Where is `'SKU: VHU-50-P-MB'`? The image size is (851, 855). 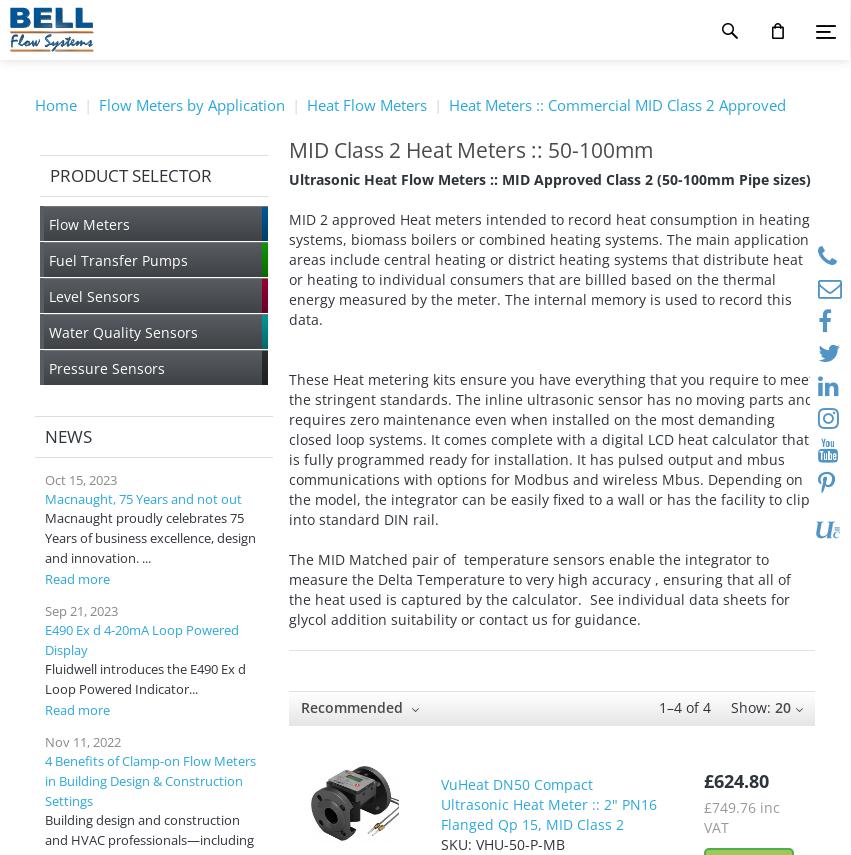
'SKU: VHU-50-P-MB' is located at coordinates (502, 843).